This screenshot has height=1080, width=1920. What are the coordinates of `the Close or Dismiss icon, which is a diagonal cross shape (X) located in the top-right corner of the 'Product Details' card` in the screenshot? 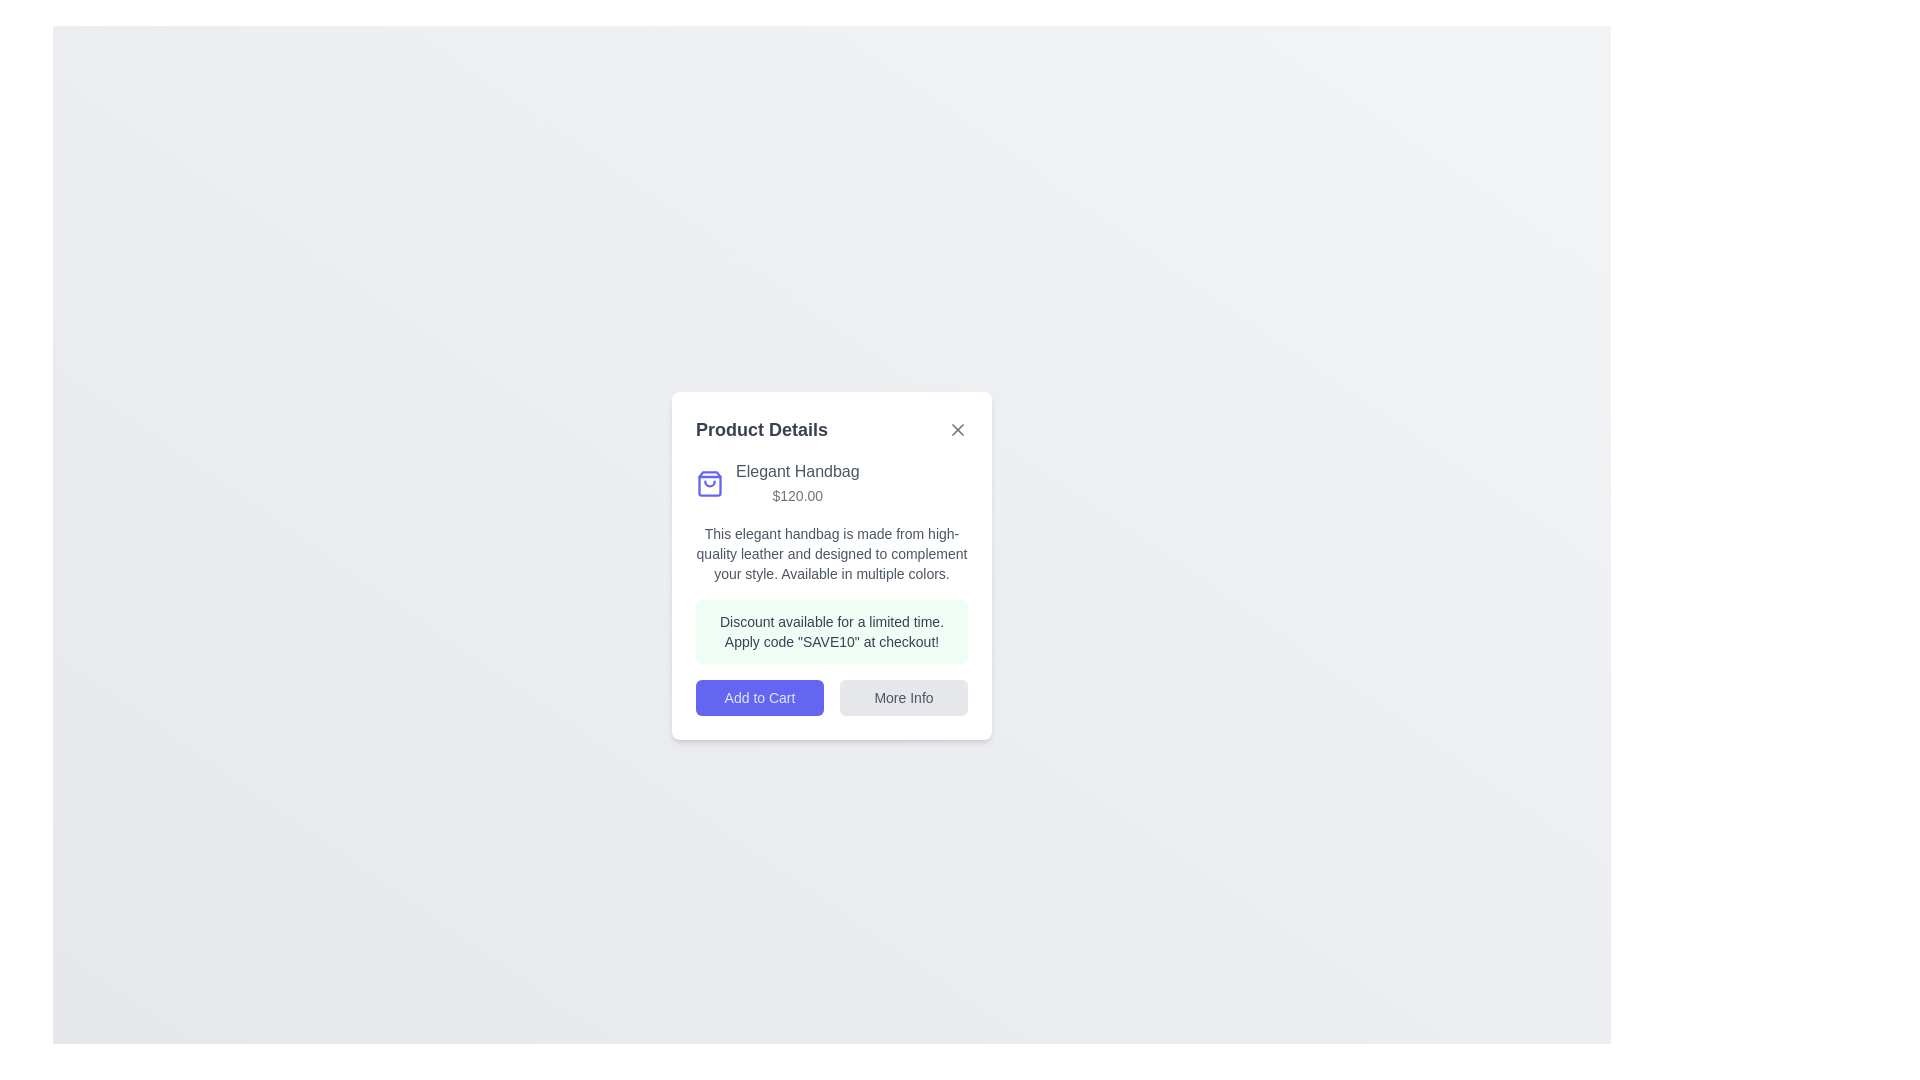 It's located at (957, 428).